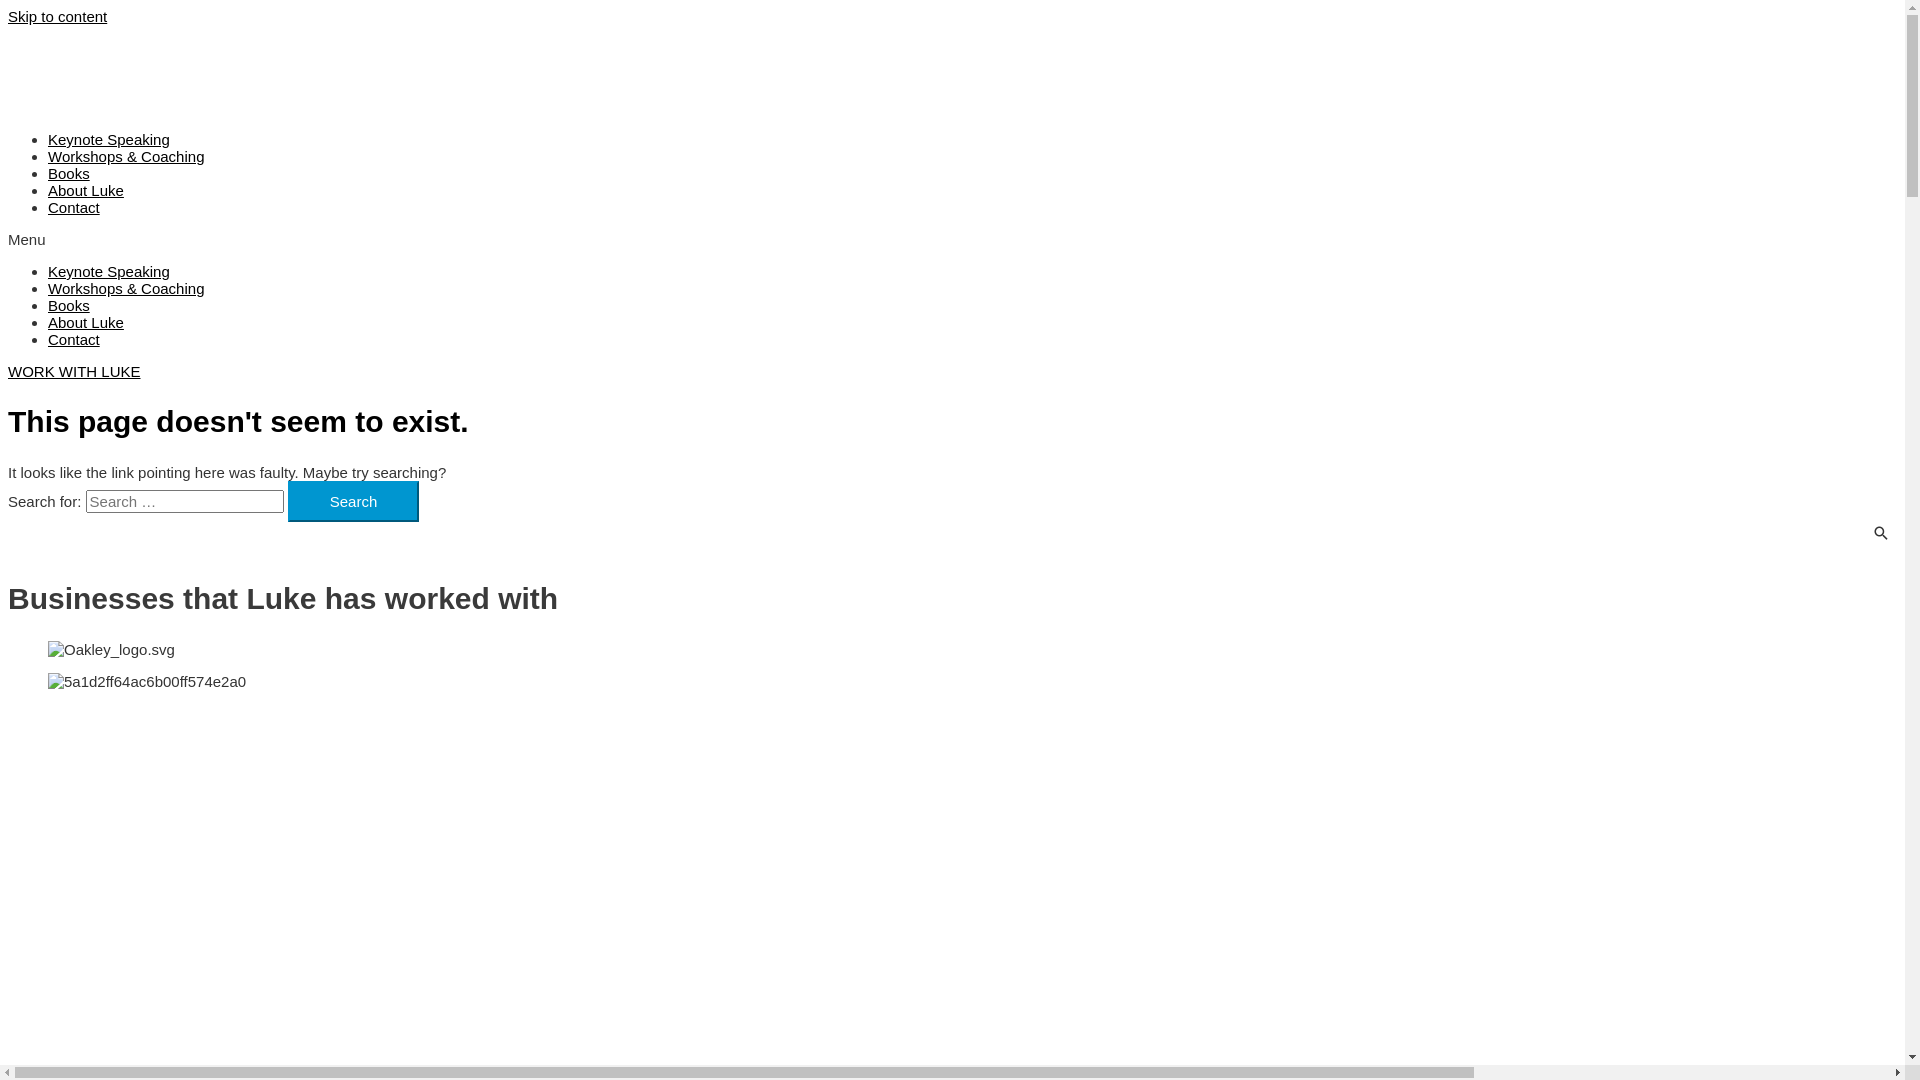  Describe the element at coordinates (48, 155) in the screenshot. I see `'Workshops & Coaching'` at that location.